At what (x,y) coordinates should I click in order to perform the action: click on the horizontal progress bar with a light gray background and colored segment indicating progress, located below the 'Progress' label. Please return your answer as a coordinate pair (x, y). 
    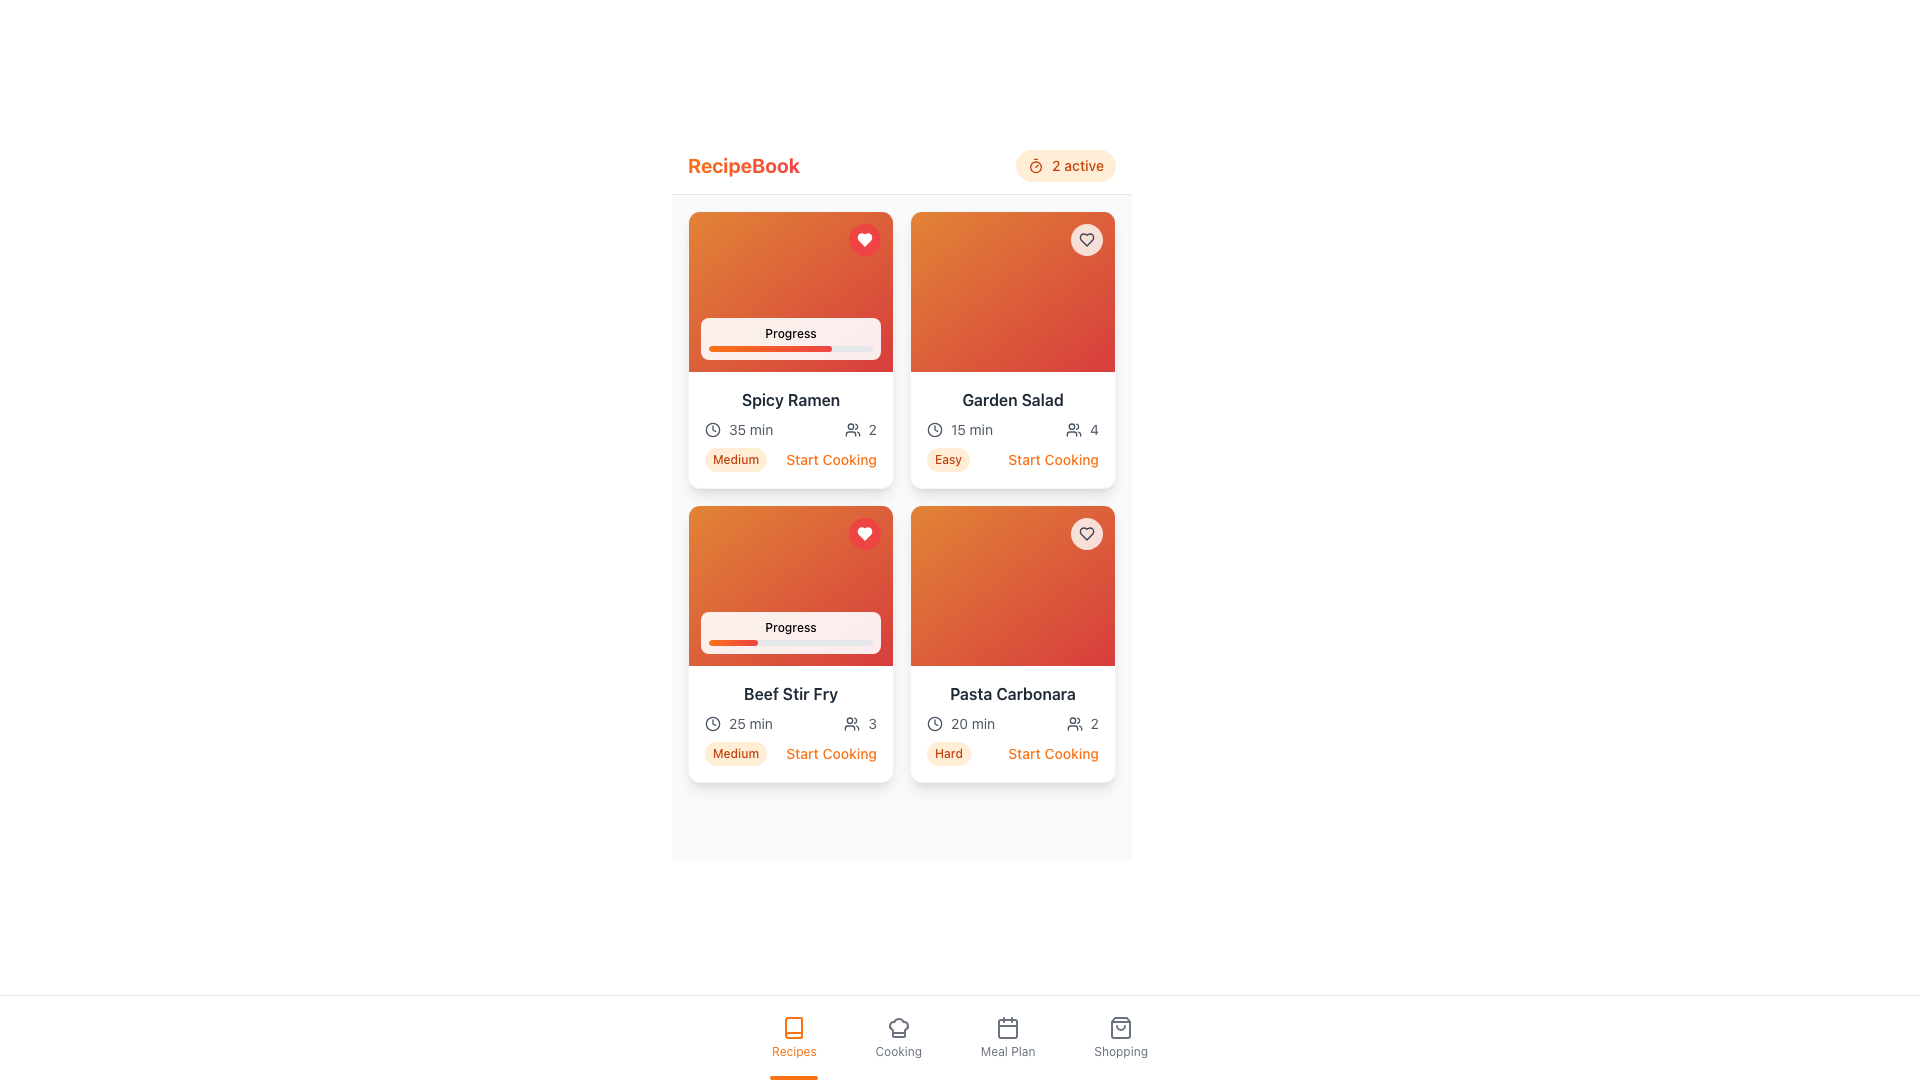
    Looking at the image, I should click on (790, 347).